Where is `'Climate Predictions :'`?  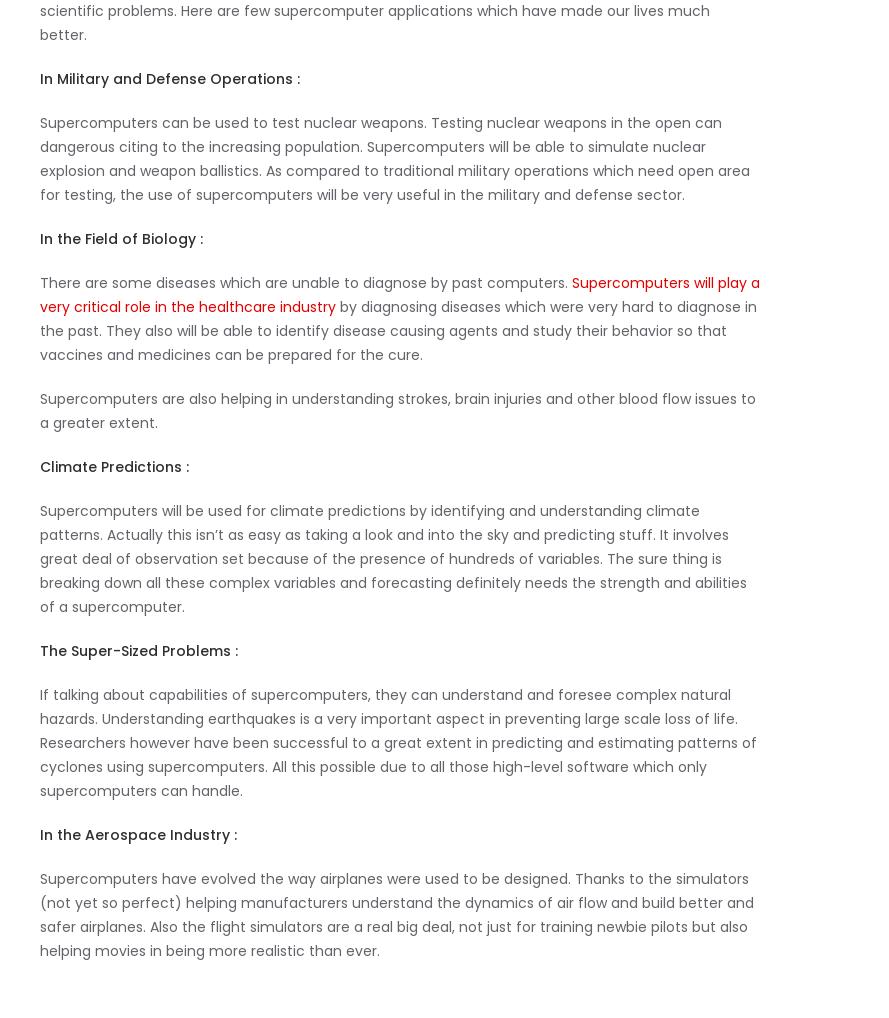 'Climate Predictions :' is located at coordinates (113, 466).